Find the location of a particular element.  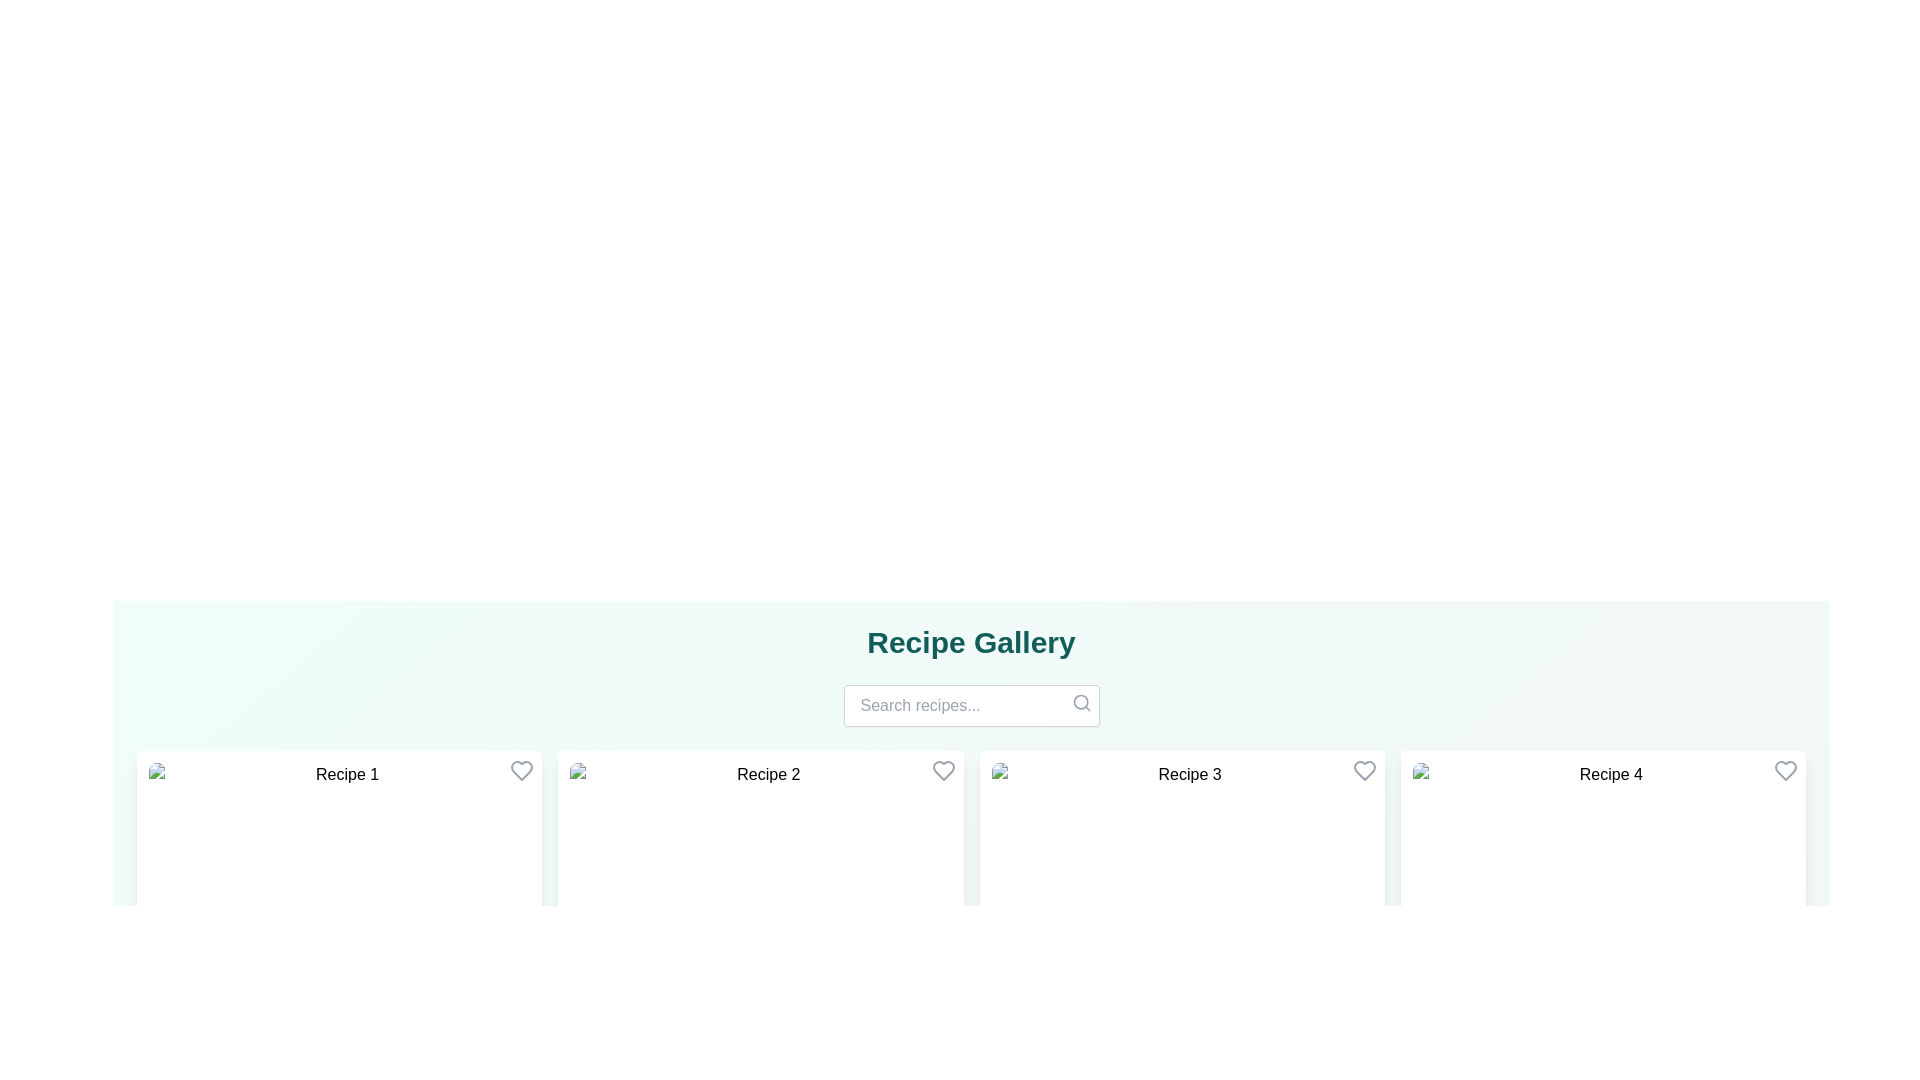

the heart-shaped icon button in the top-right corner of the 'Recipe 4' card to mark it as favorite is located at coordinates (1785, 770).